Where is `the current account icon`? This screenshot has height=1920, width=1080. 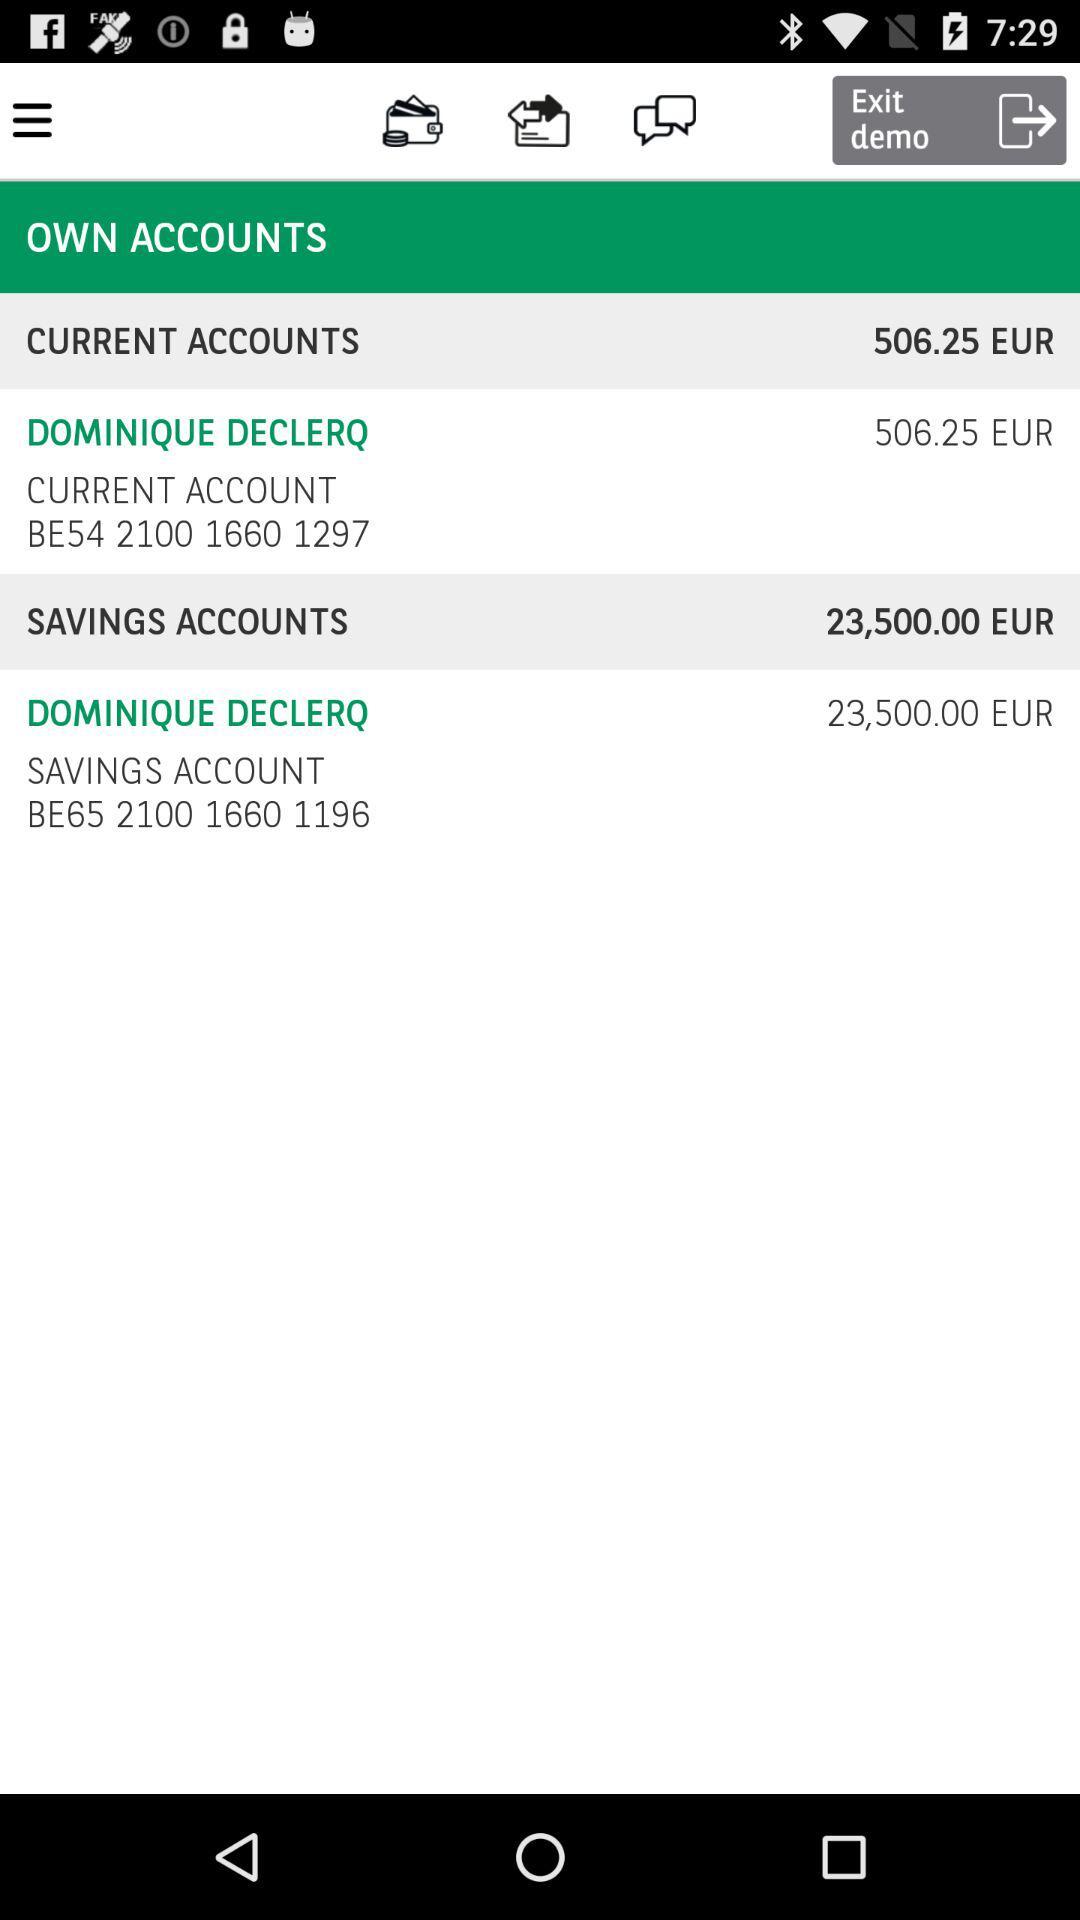 the current account icon is located at coordinates (181, 490).